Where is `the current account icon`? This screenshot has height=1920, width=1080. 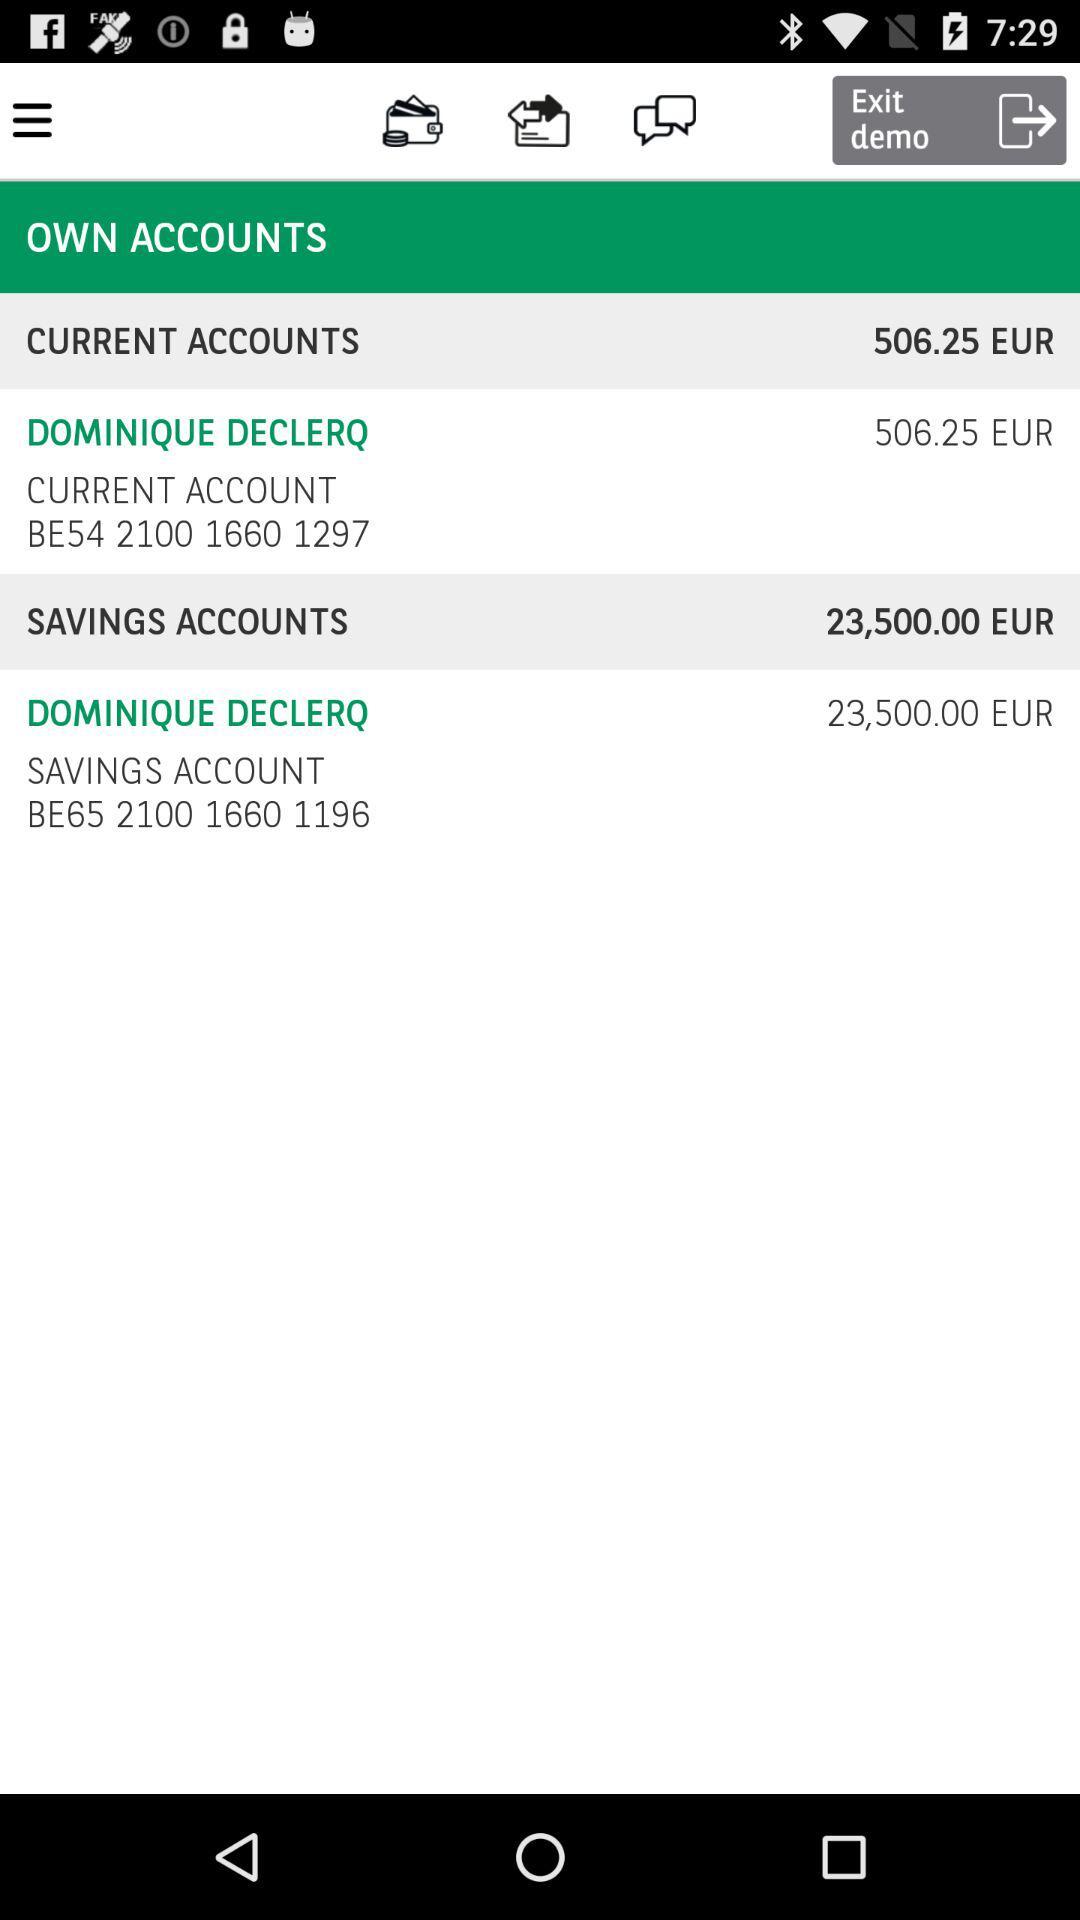 the current account icon is located at coordinates (181, 490).